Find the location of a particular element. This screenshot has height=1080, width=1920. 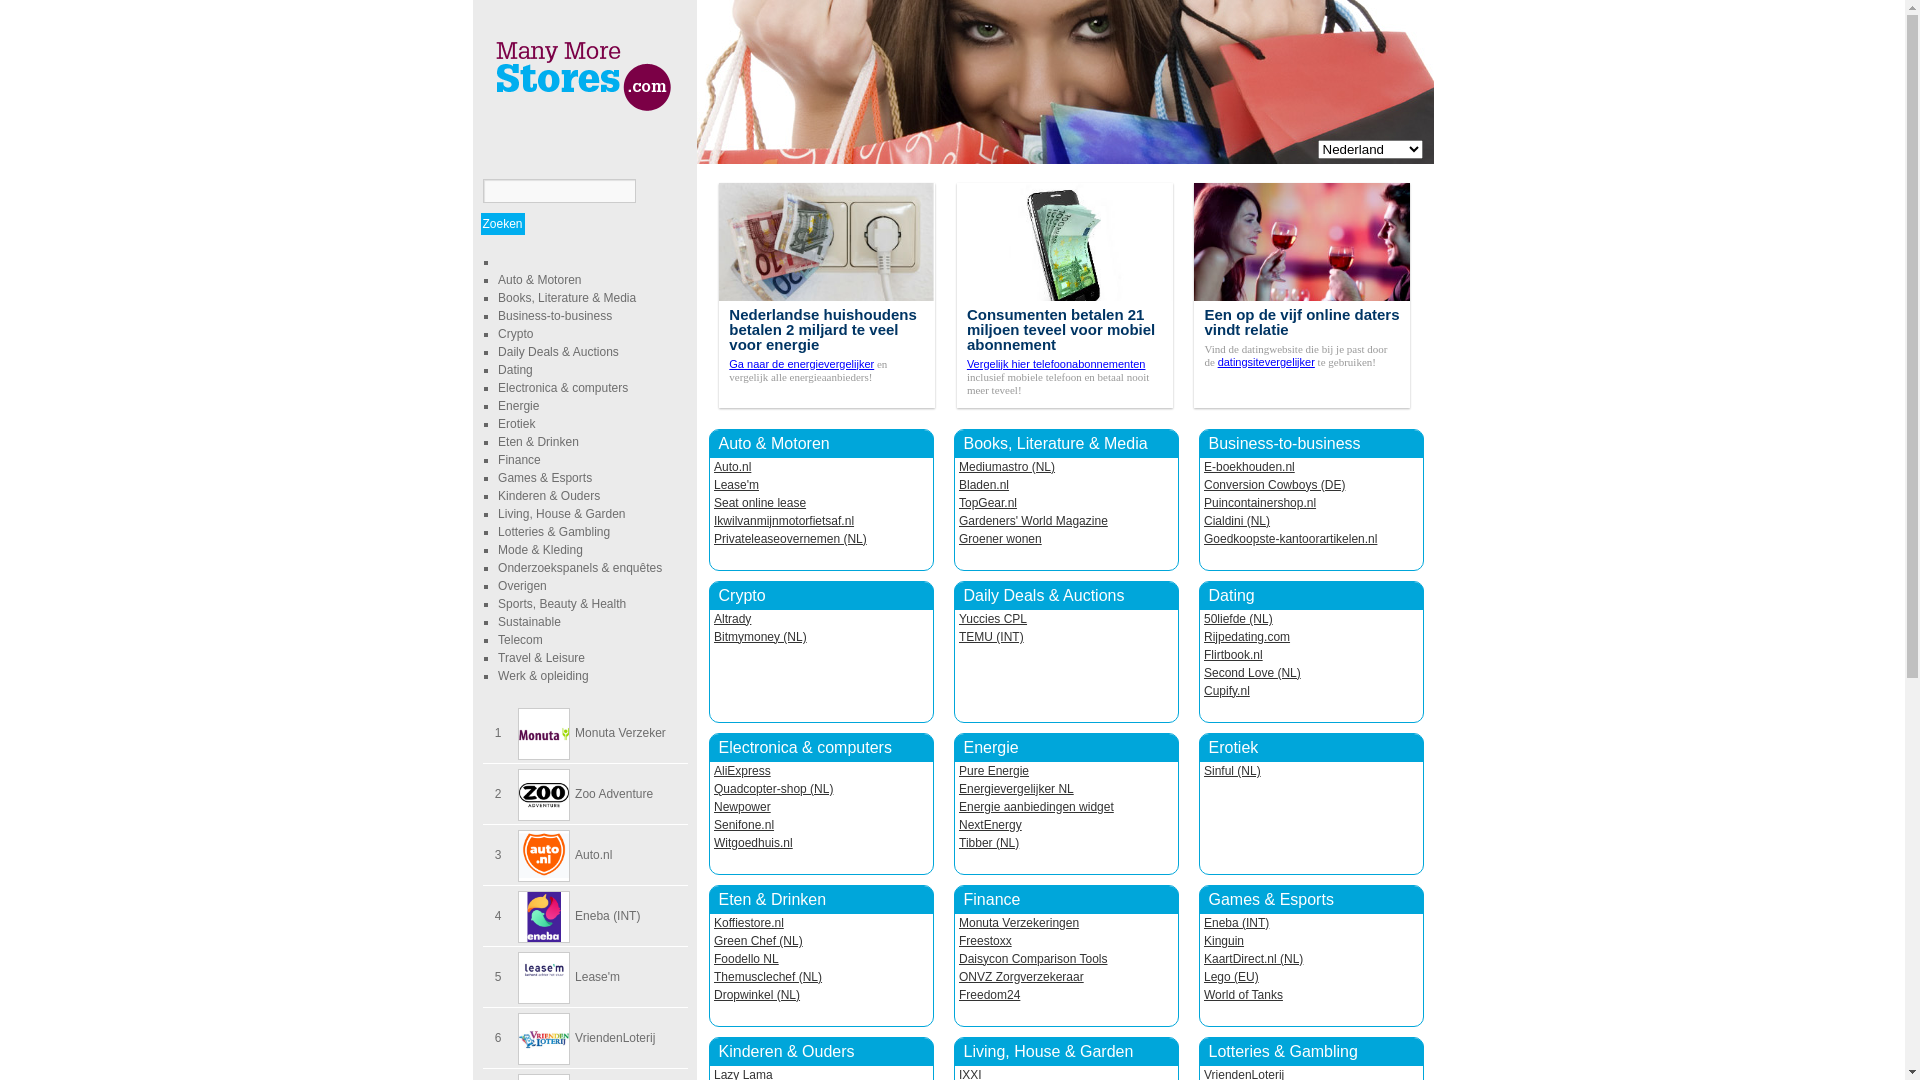

'Senifone.nl' is located at coordinates (714, 825).